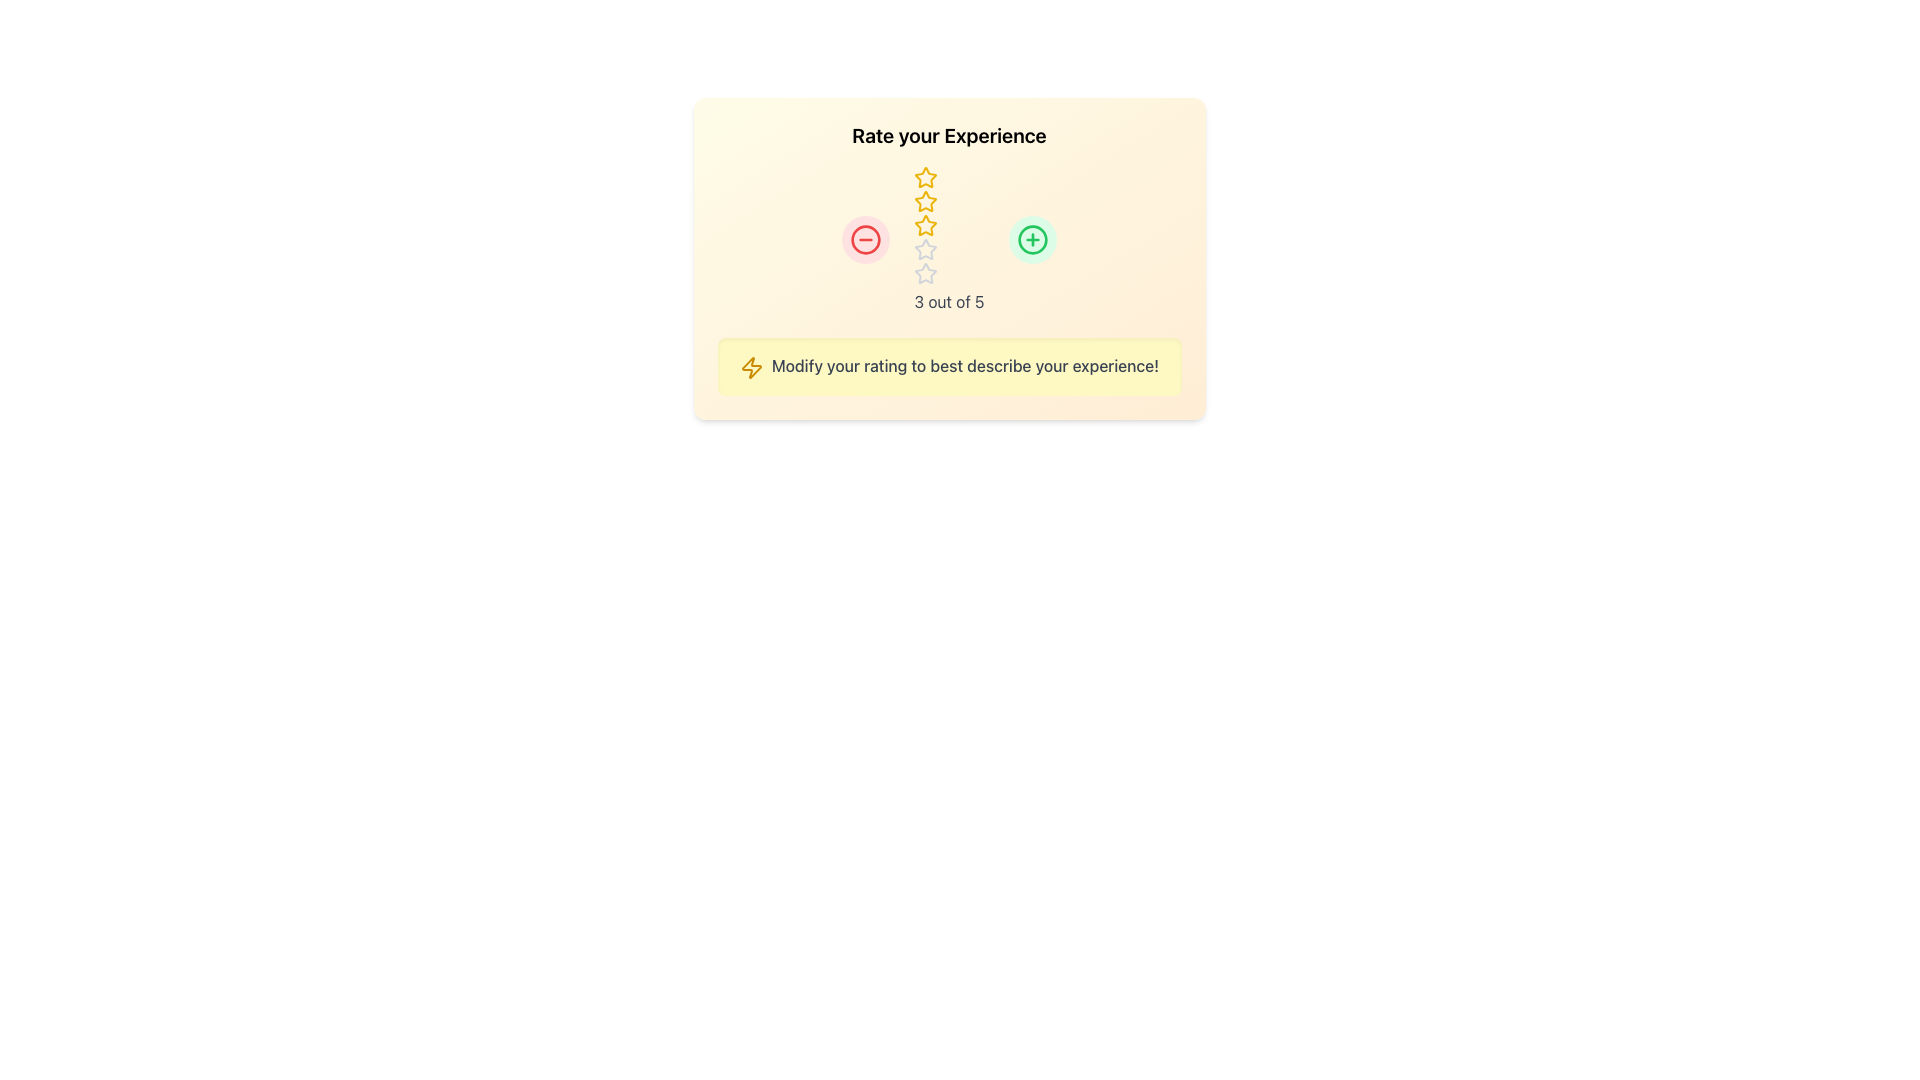 The height and width of the screenshot is (1080, 1920). Describe the element at coordinates (948, 257) in the screenshot. I see `the interactive rating stars in the information card located at the upper-middle region of the interface` at that location.